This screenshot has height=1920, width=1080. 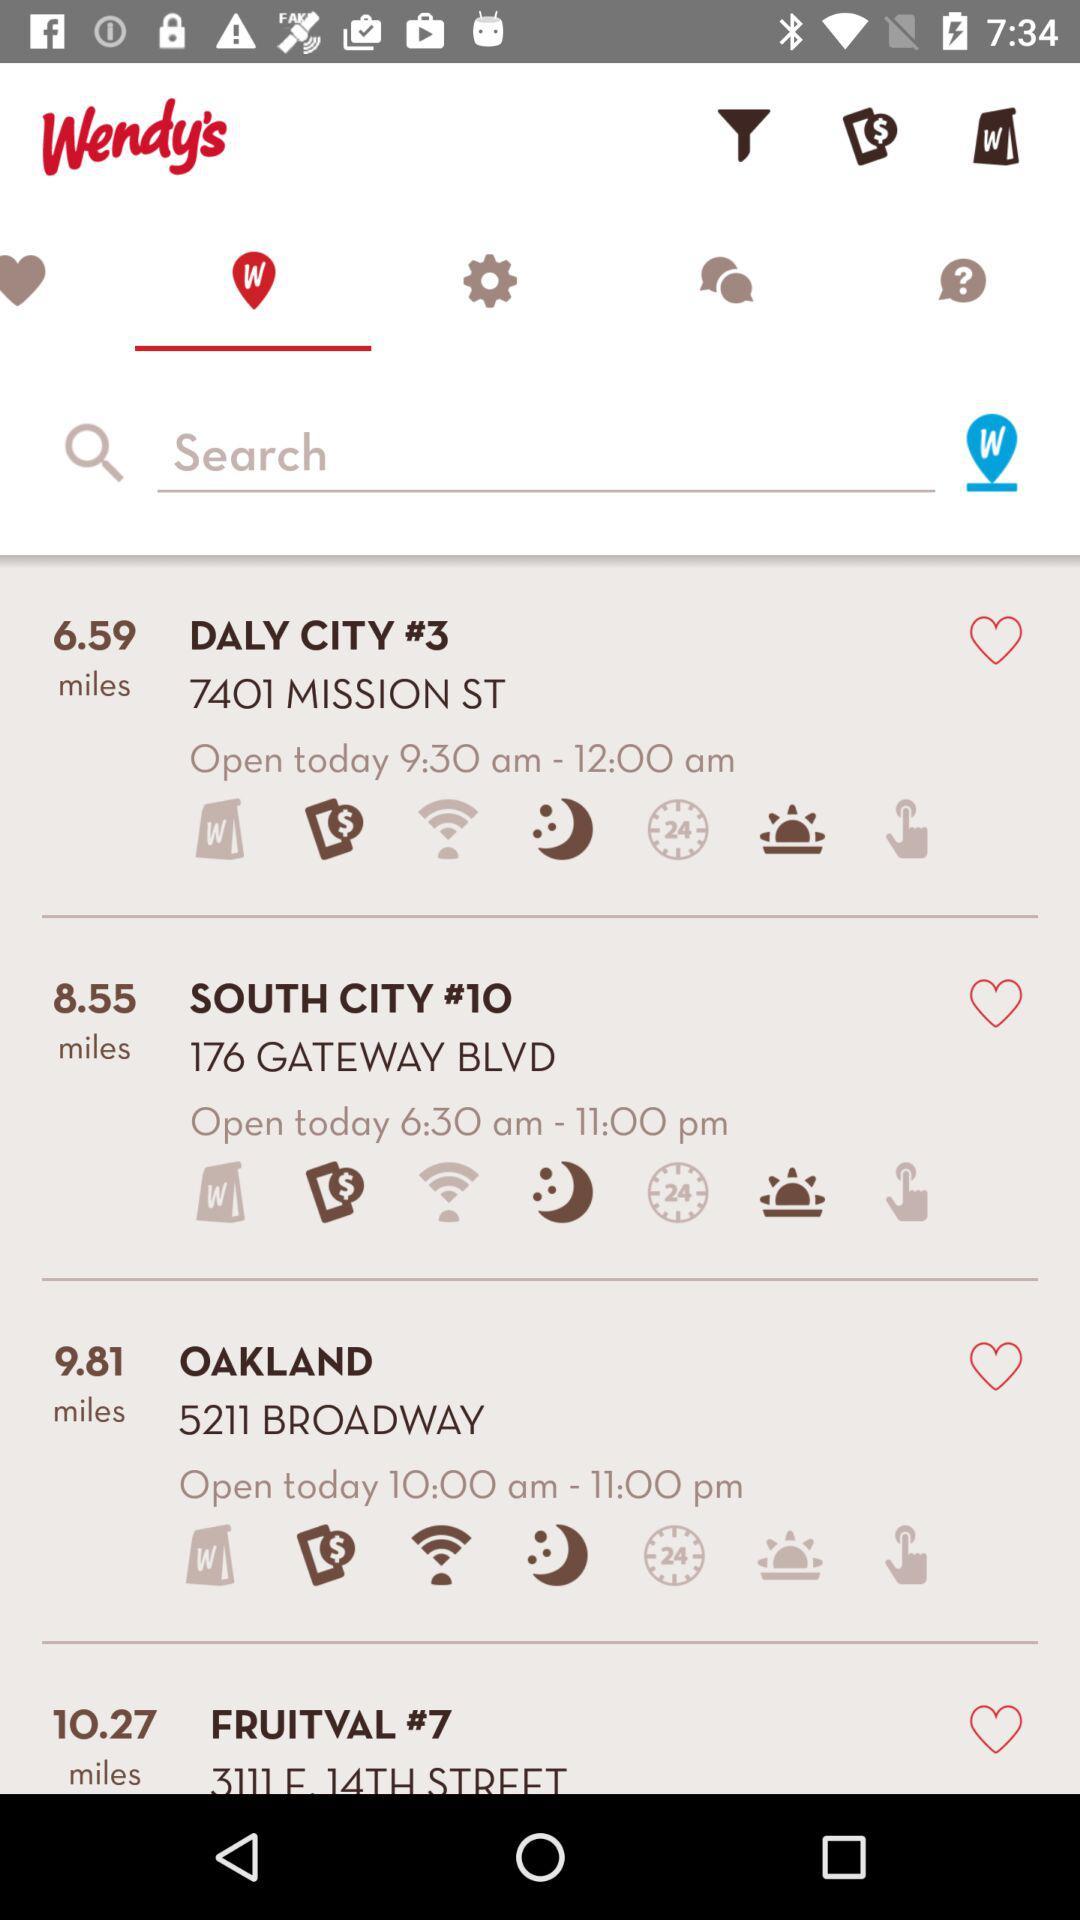 What do you see at coordinates (66, 279) in the screenshot?
I see `favorites` at bounding box center [66, 279].